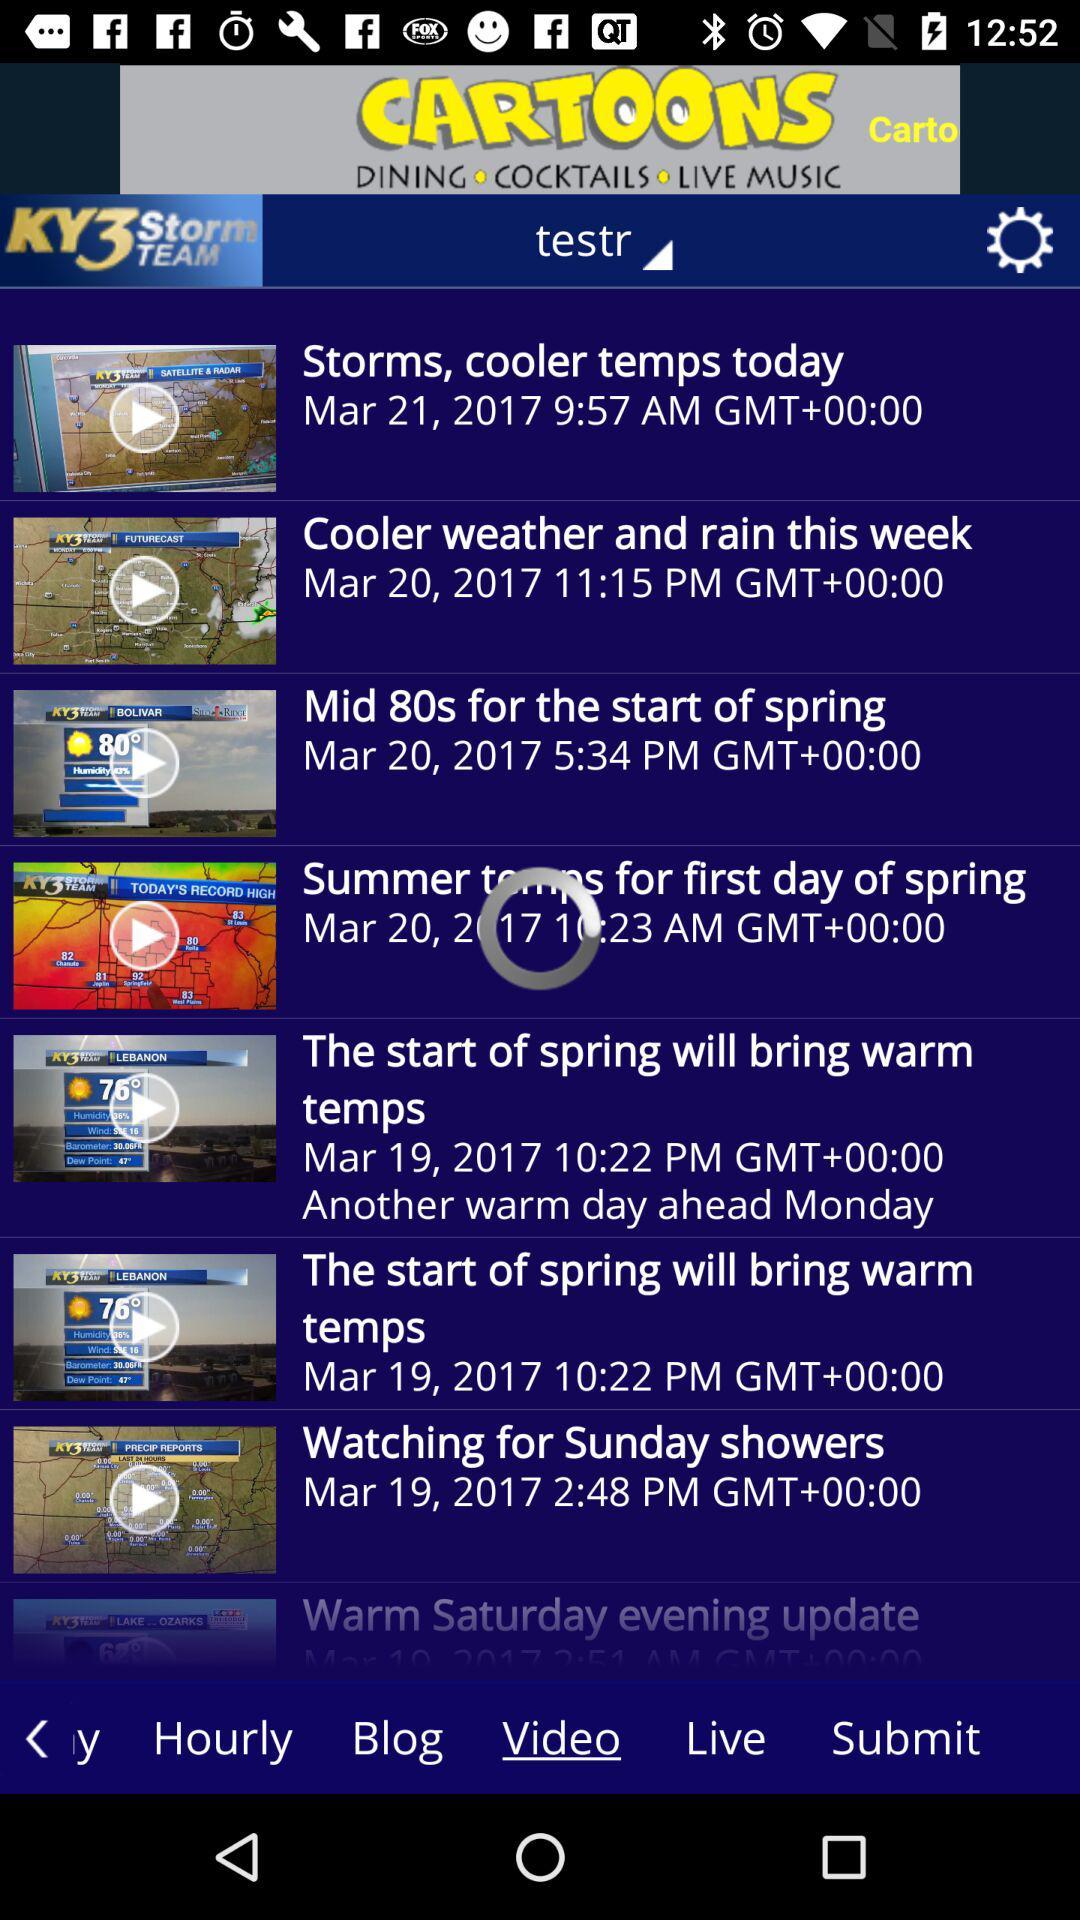 This screenshot has height=1920, width=1080. I want to click on the settings button on the web page, so click(1026, 240).